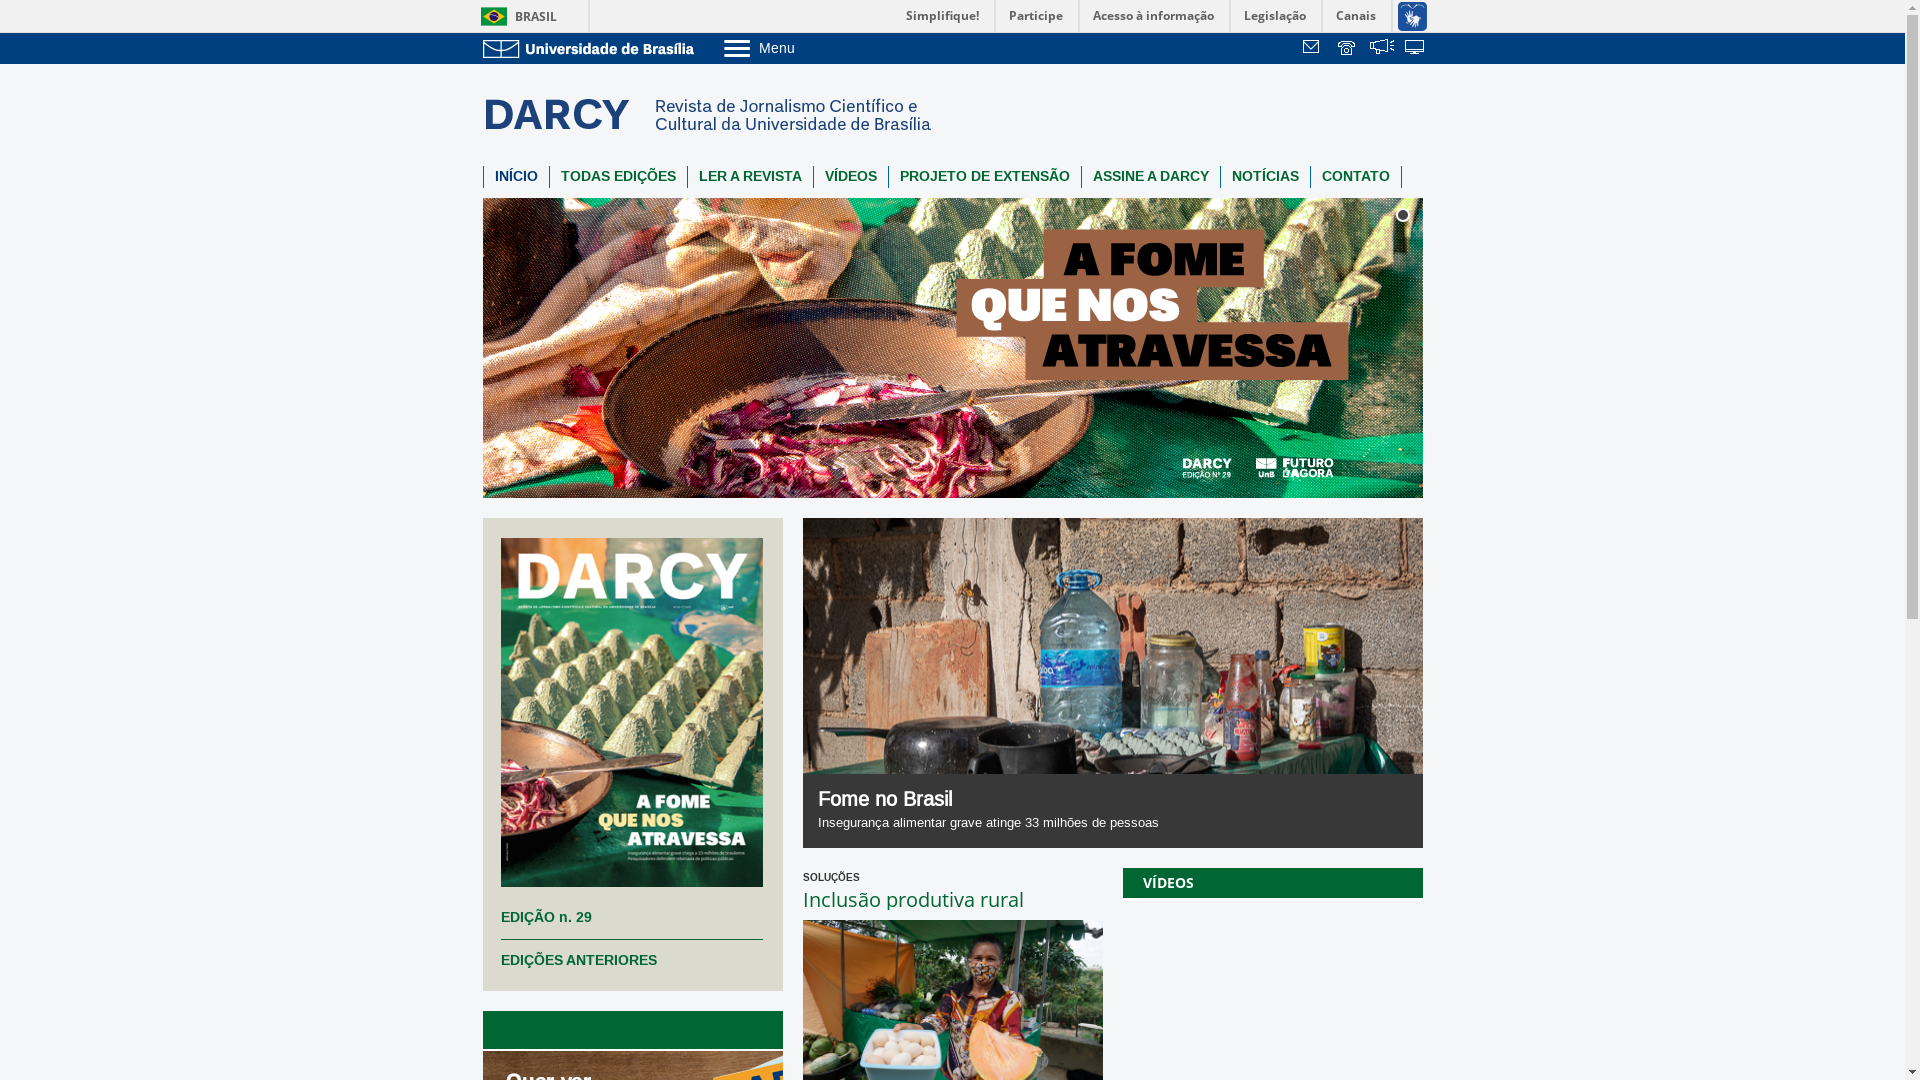 This screenshot has width=1920, height=1080. Describe the element at coordinates (1415, 48) in the screenshot. I see `' '` at that location.